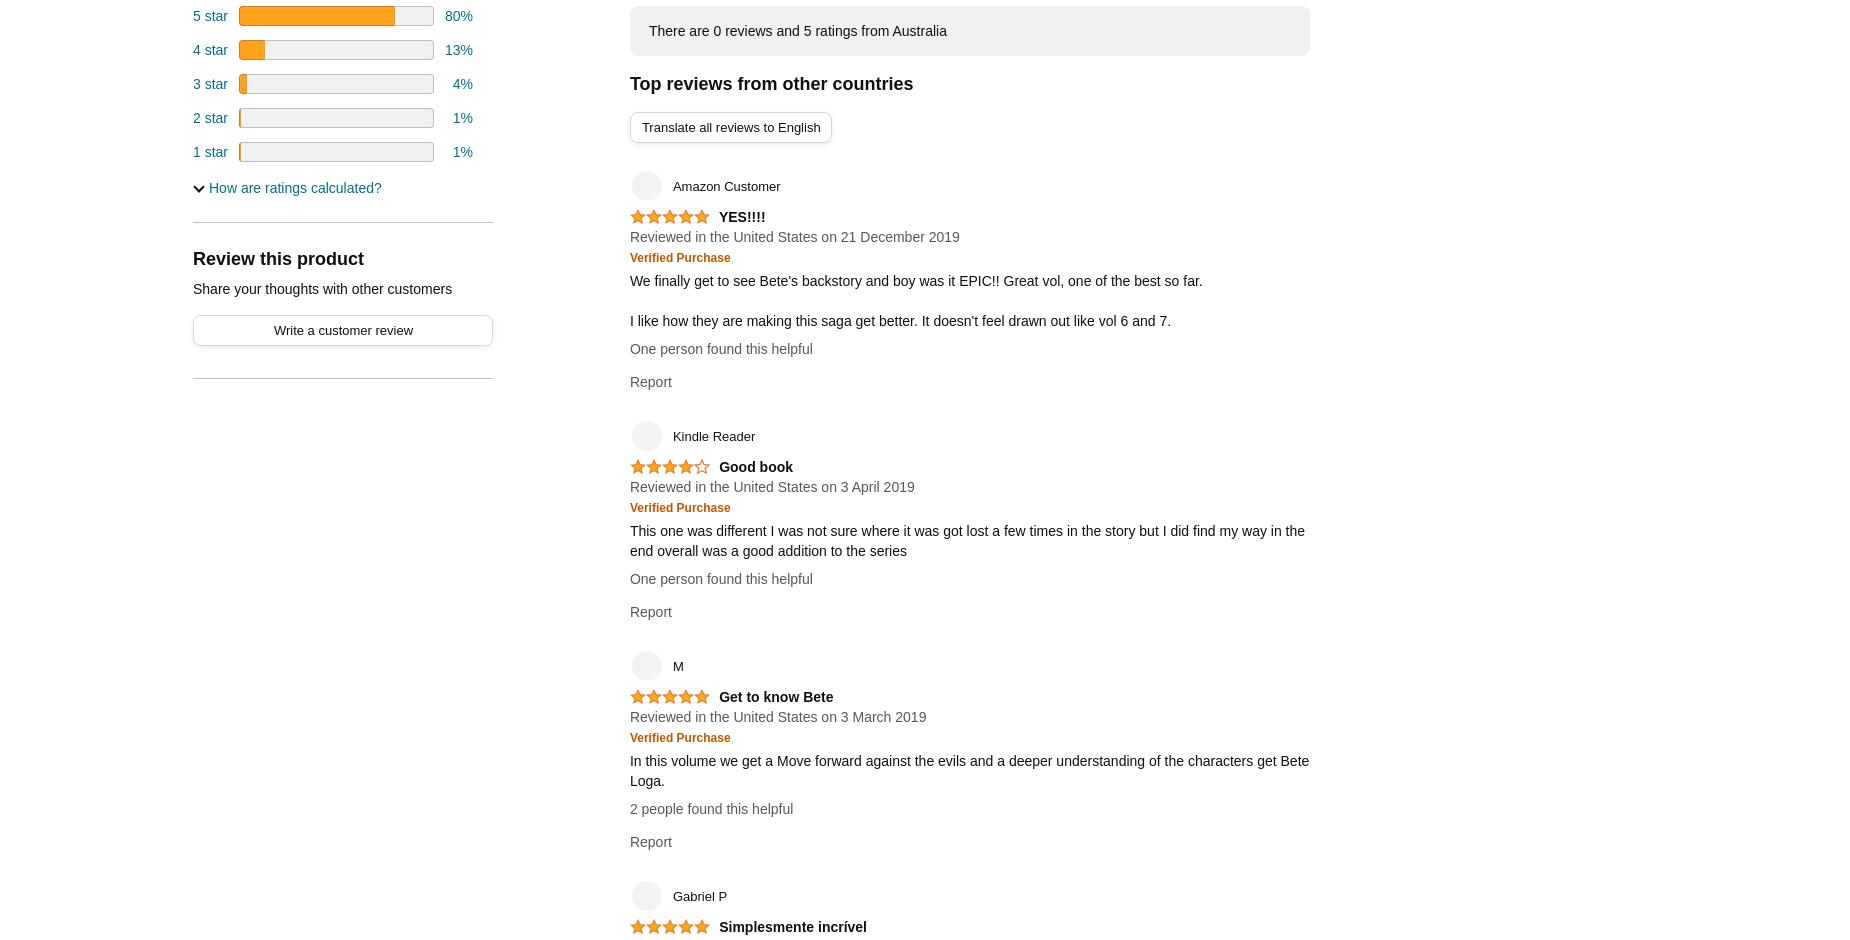  What do you see at coordinates (663, 474) in the screenshot?
I see `'4.0 out of 5 stars'` at bounding box center [663, 474].